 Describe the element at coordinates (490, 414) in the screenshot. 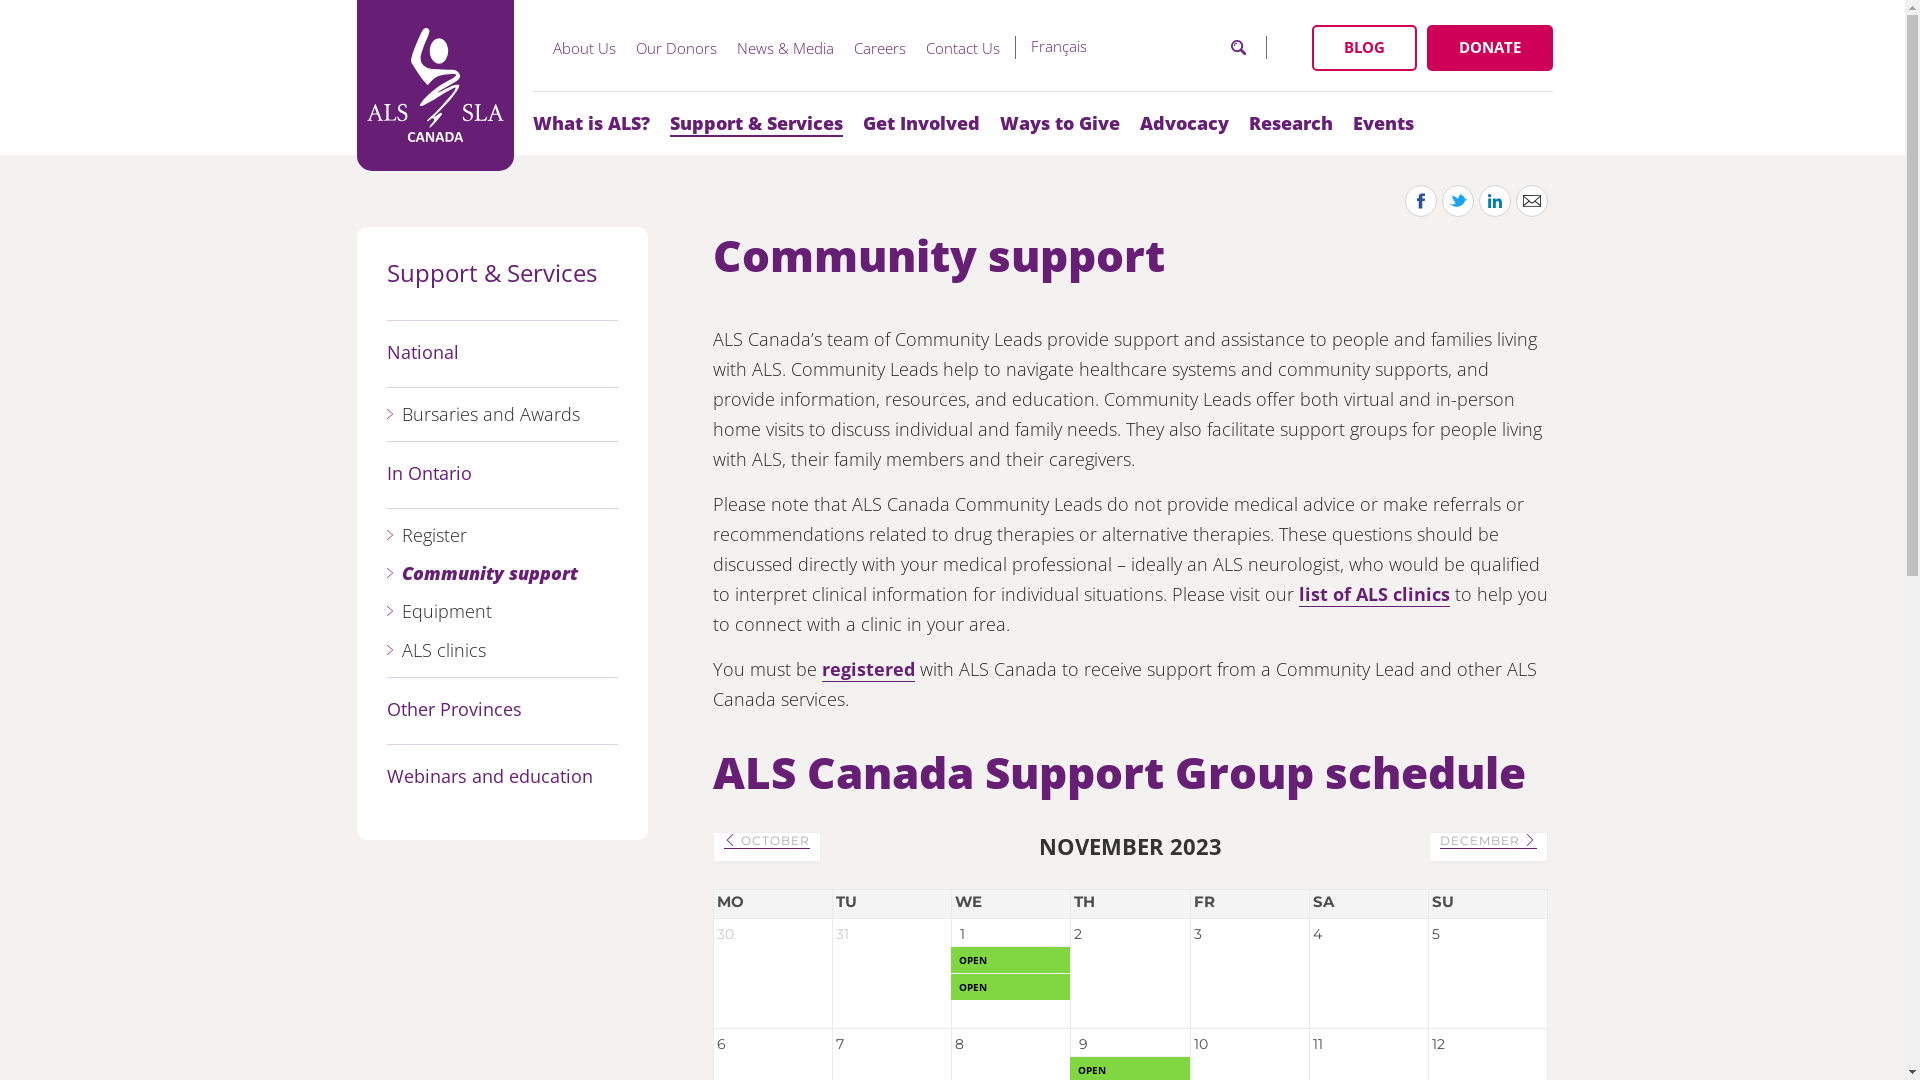

I see `'Bursaries and Awards'` at that location.